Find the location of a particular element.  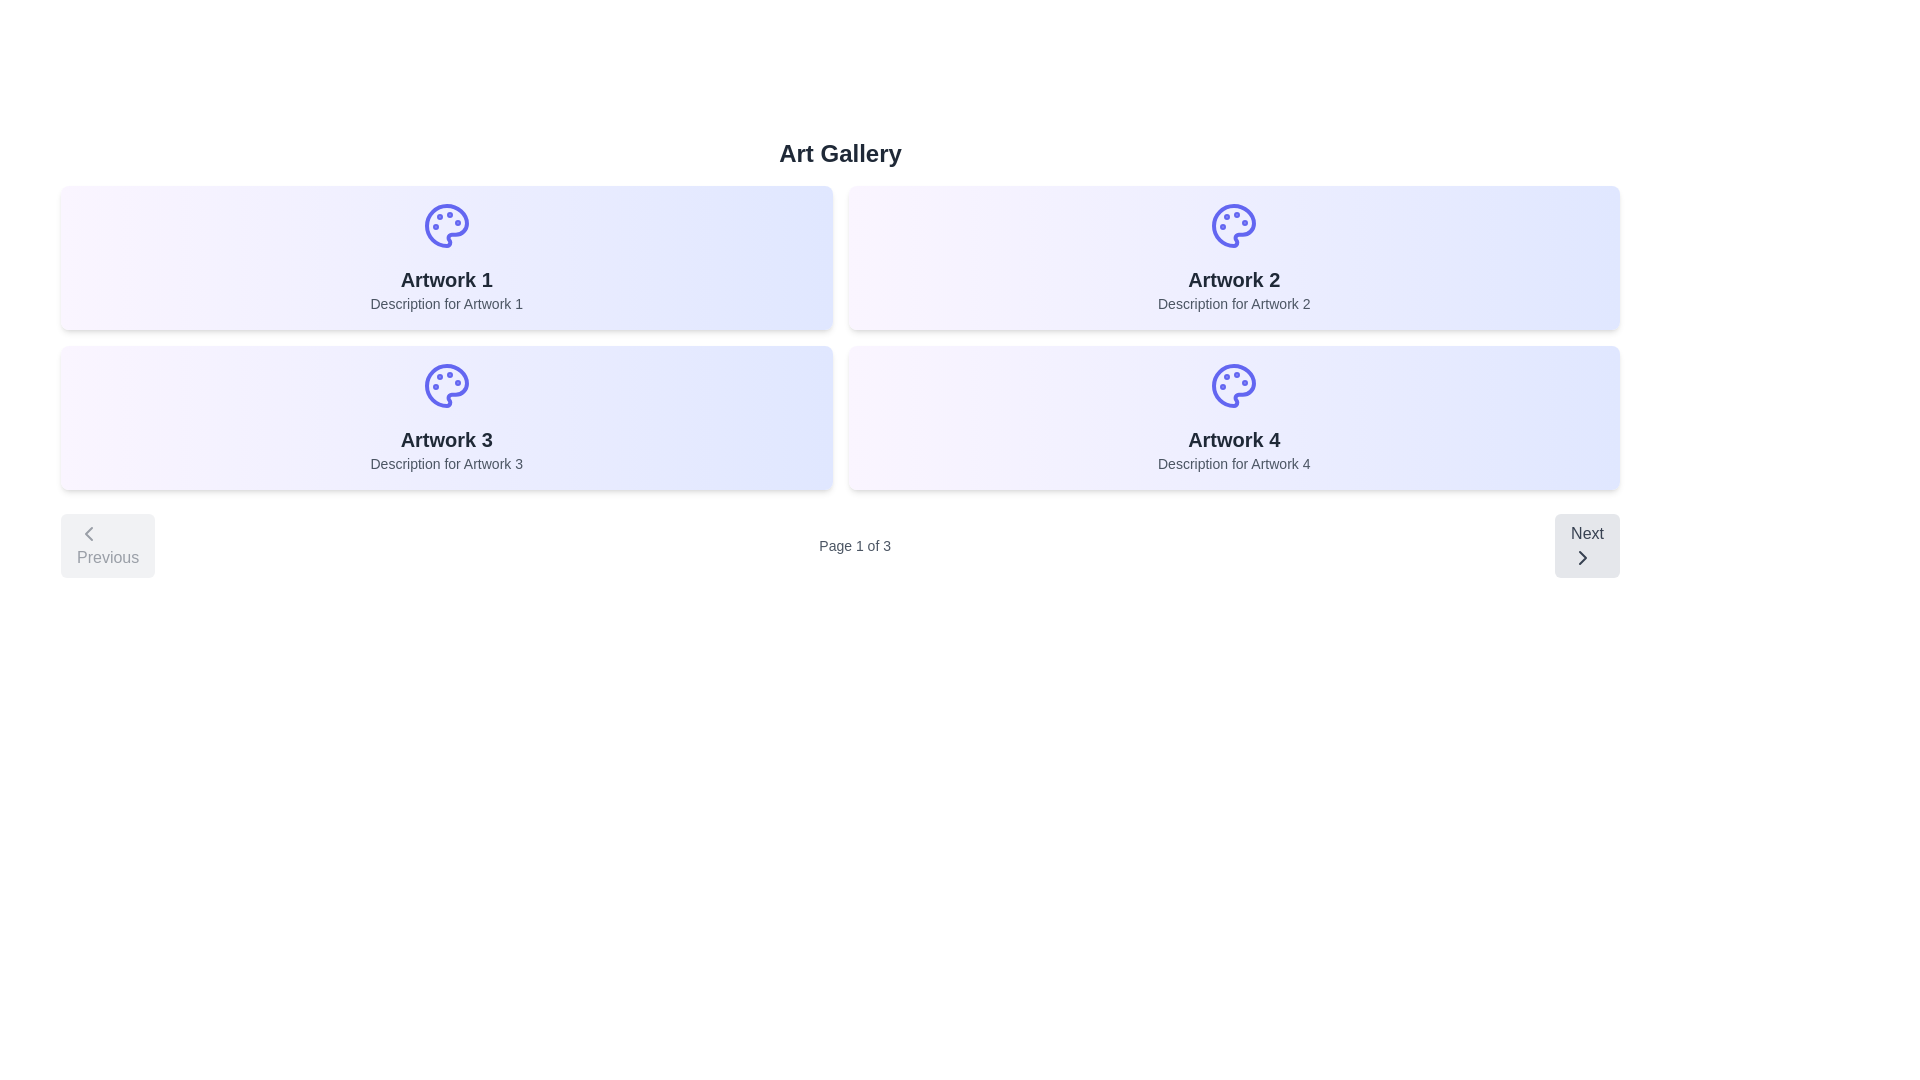

text label that displays 'Artwork 1', which is styled in bold and centered within the section titled 'Artwork 1 Description for Artwork 1' is located at coordinates (445, 280).